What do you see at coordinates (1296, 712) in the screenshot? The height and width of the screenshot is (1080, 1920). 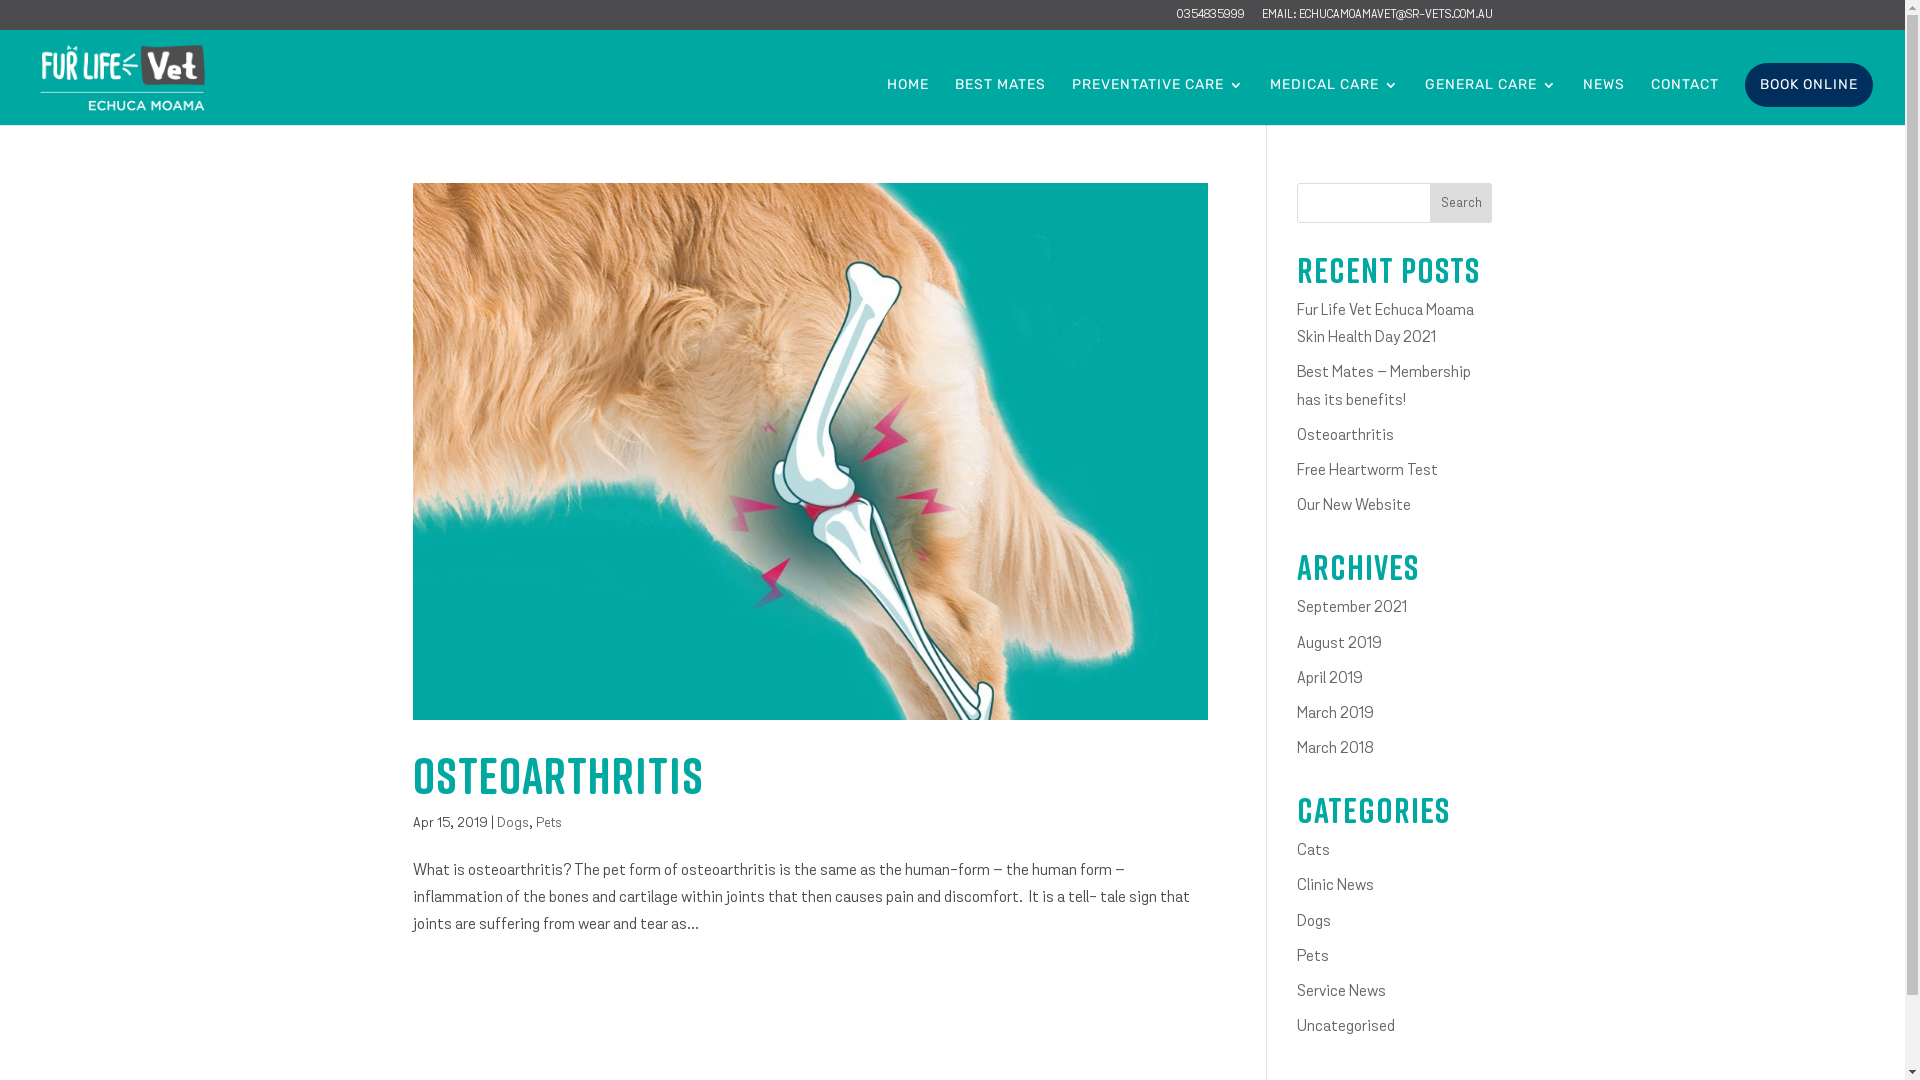 I see `'March 2019'` at bounding box center [1296, 712].